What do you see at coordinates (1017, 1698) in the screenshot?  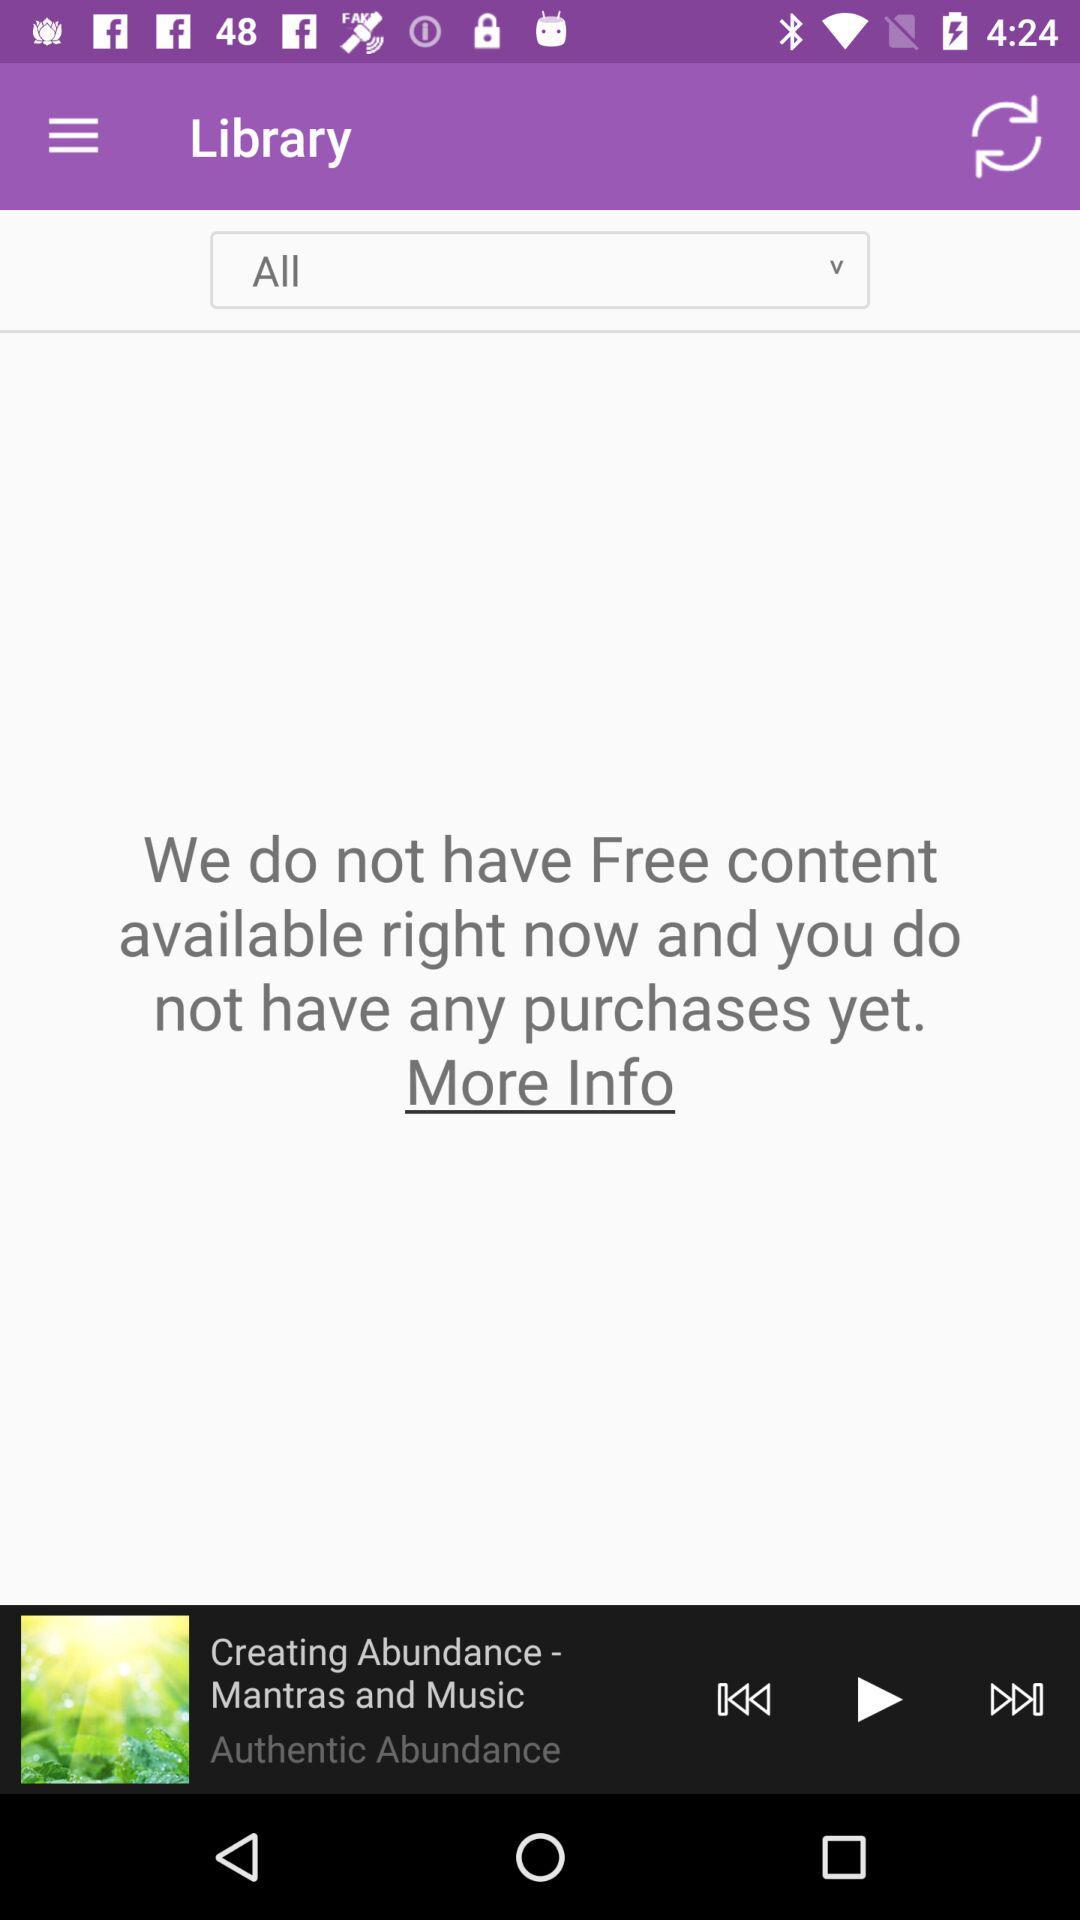 I see `fast forward audio` at bounding box center [1017, 1698].